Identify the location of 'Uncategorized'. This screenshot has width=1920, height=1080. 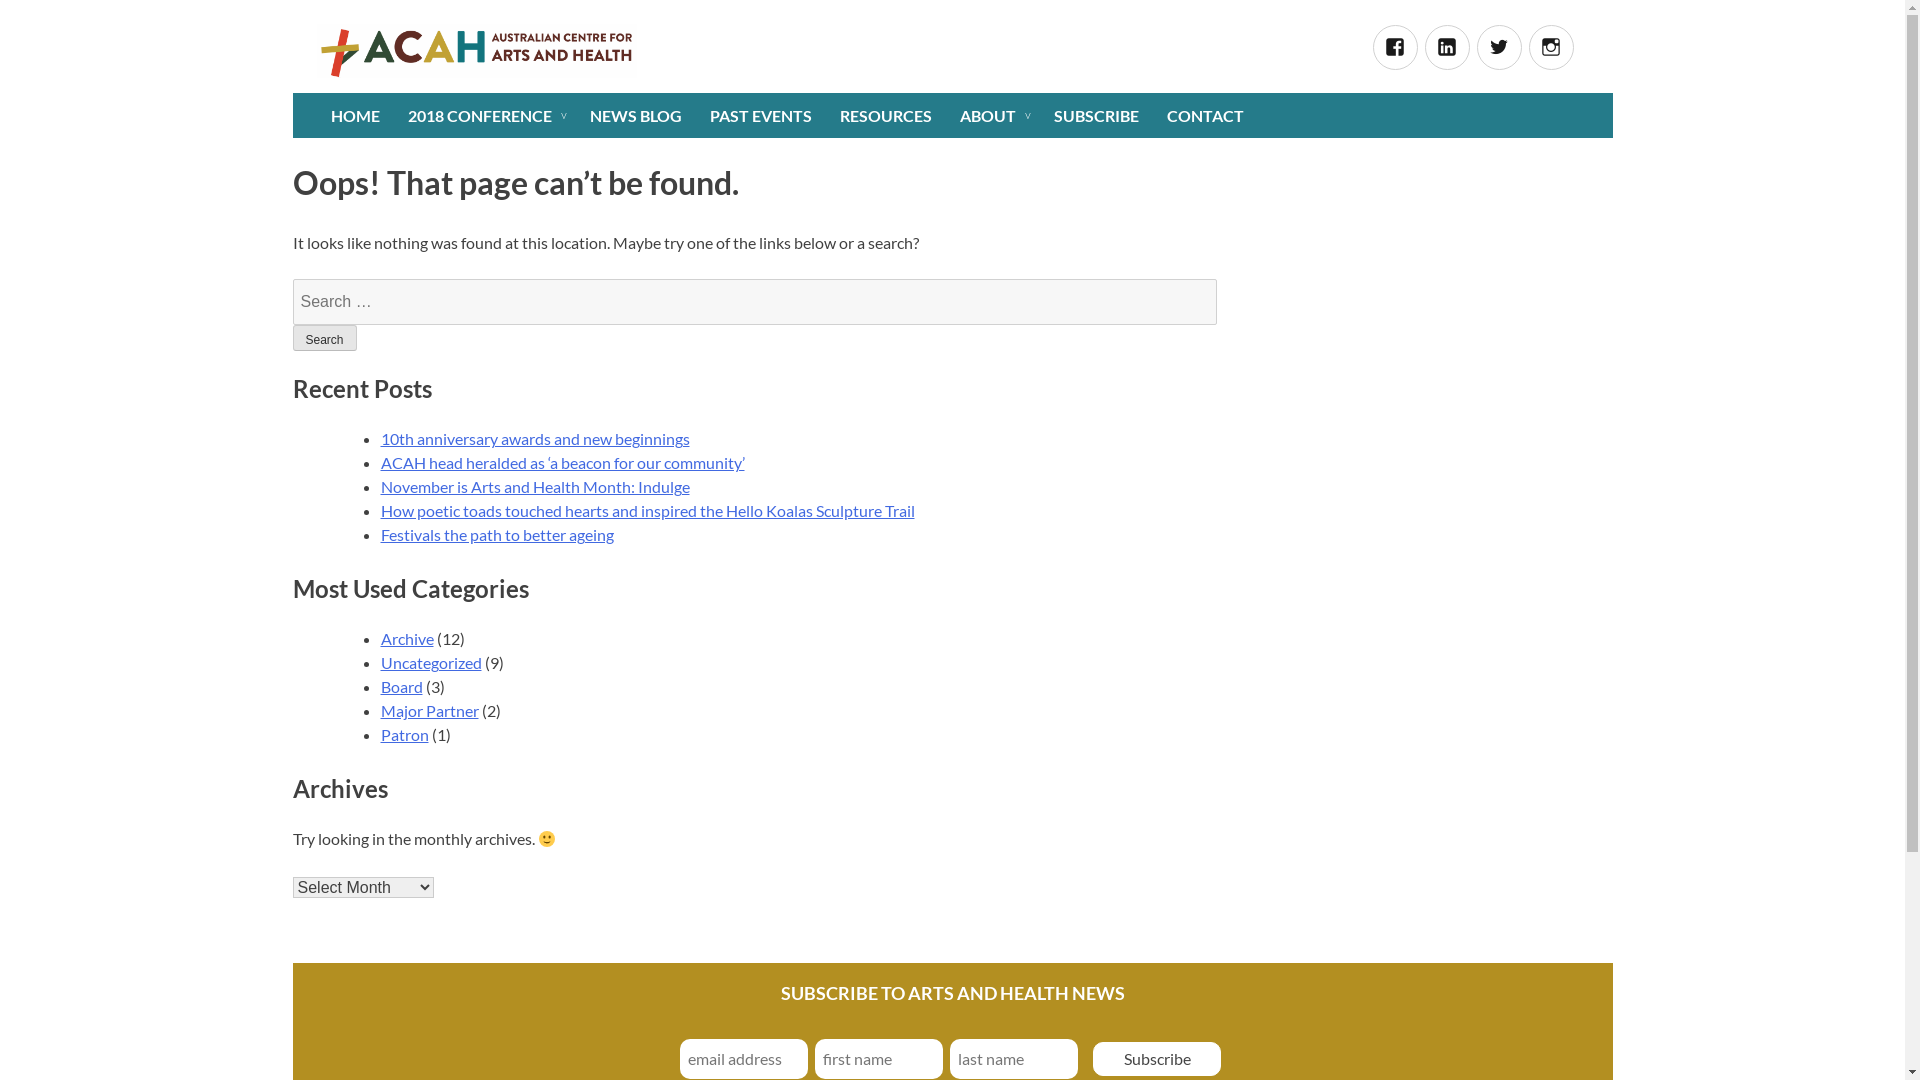
(429, 662).